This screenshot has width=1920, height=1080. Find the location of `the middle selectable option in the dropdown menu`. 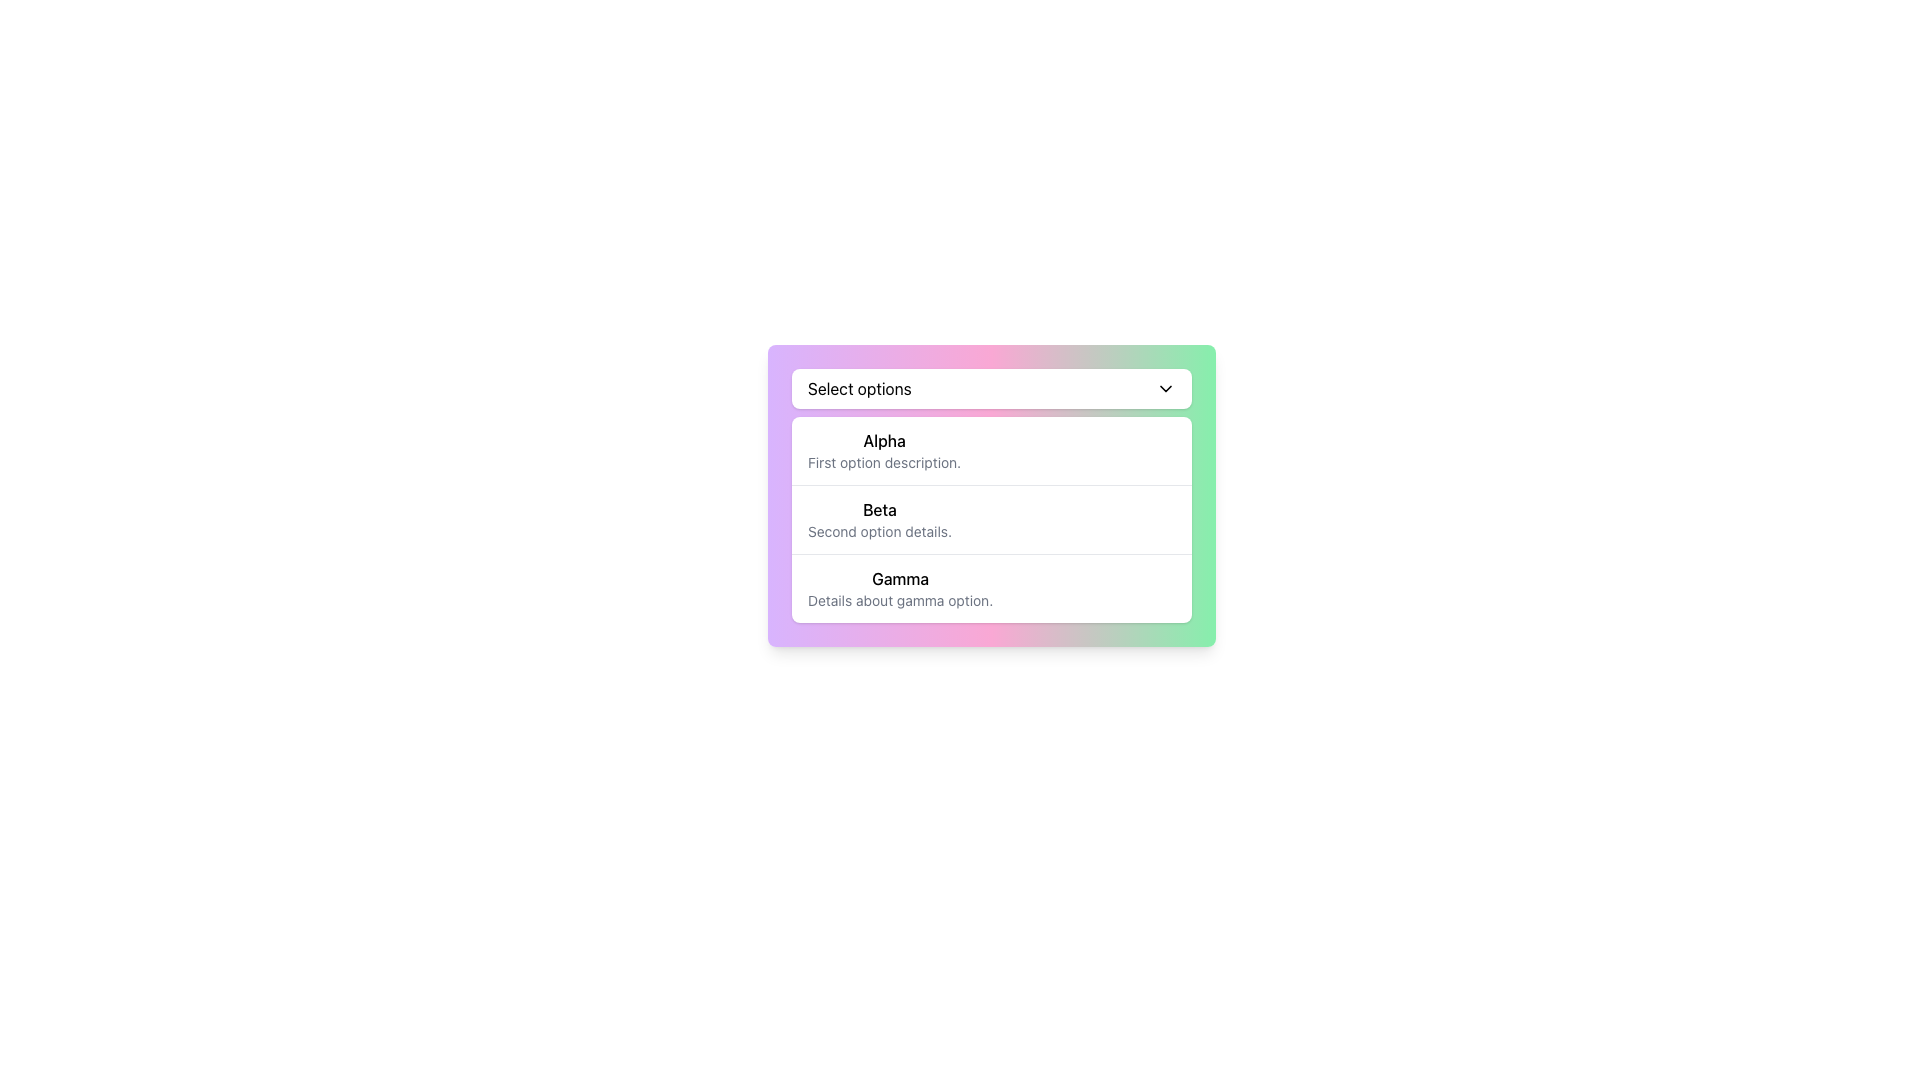

the middle selectable option in the dropdown menu is located at coordinates (992, 495).